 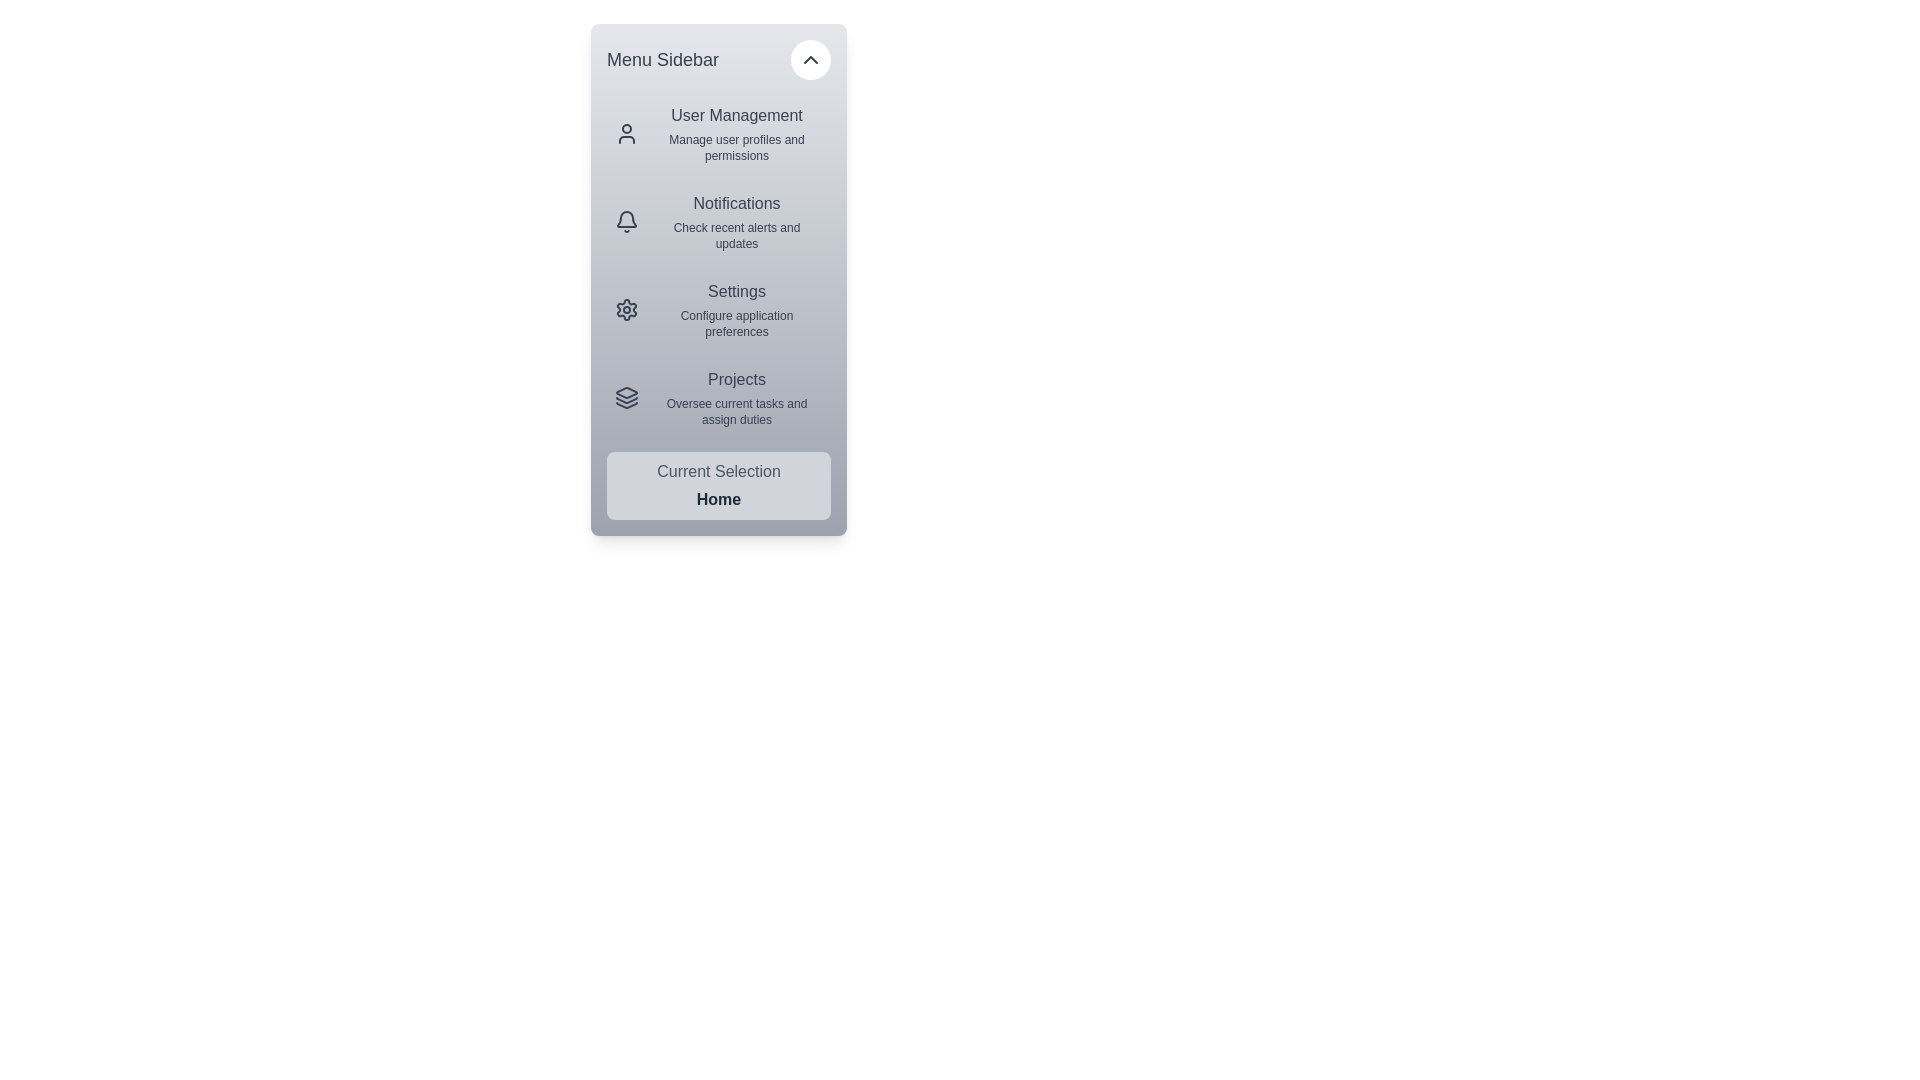 What do you see at coordinates (626, 309) in the screenshot?
I see `the central cogwheel icon located in the Settings section of the sidebar menu` at bounding box center [626, 309].